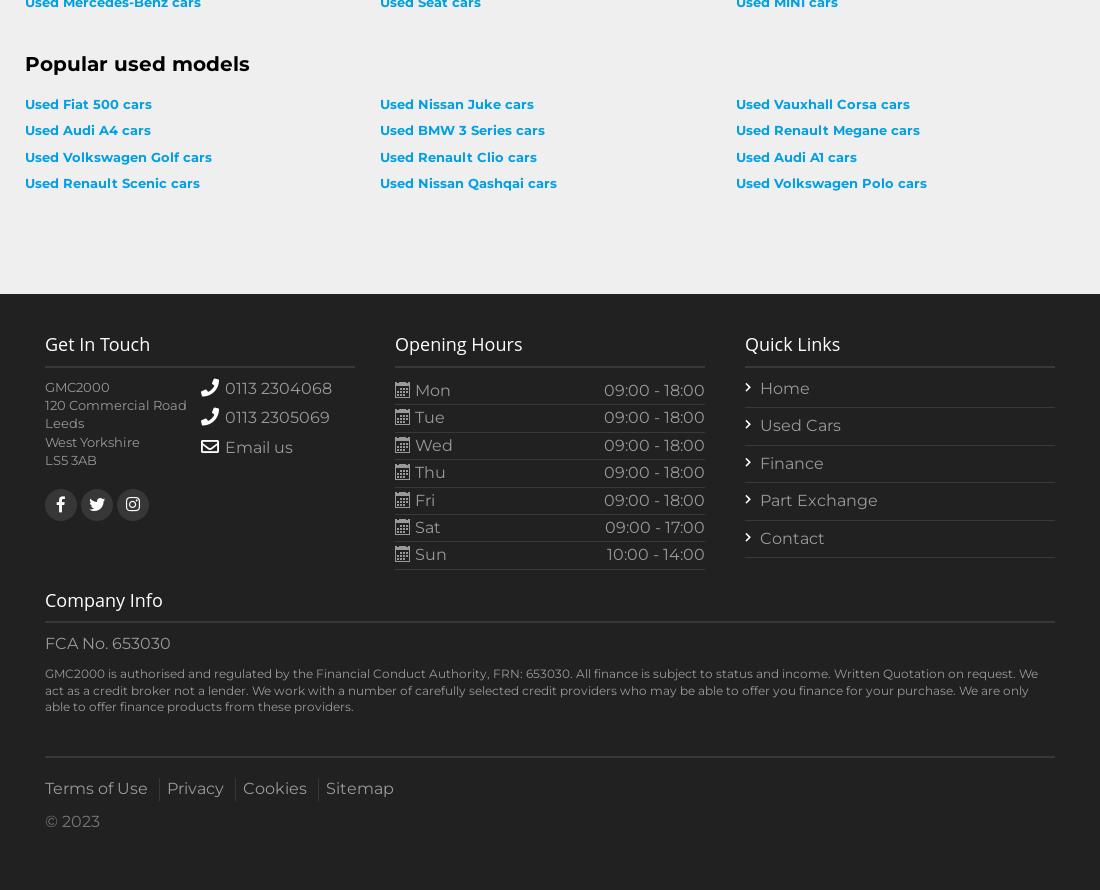 The height and width of the screenshot is (890, 1100). Describe the element at coordinates (395, 343) in the screenshot. I see `'Opening Hours'` at that location.